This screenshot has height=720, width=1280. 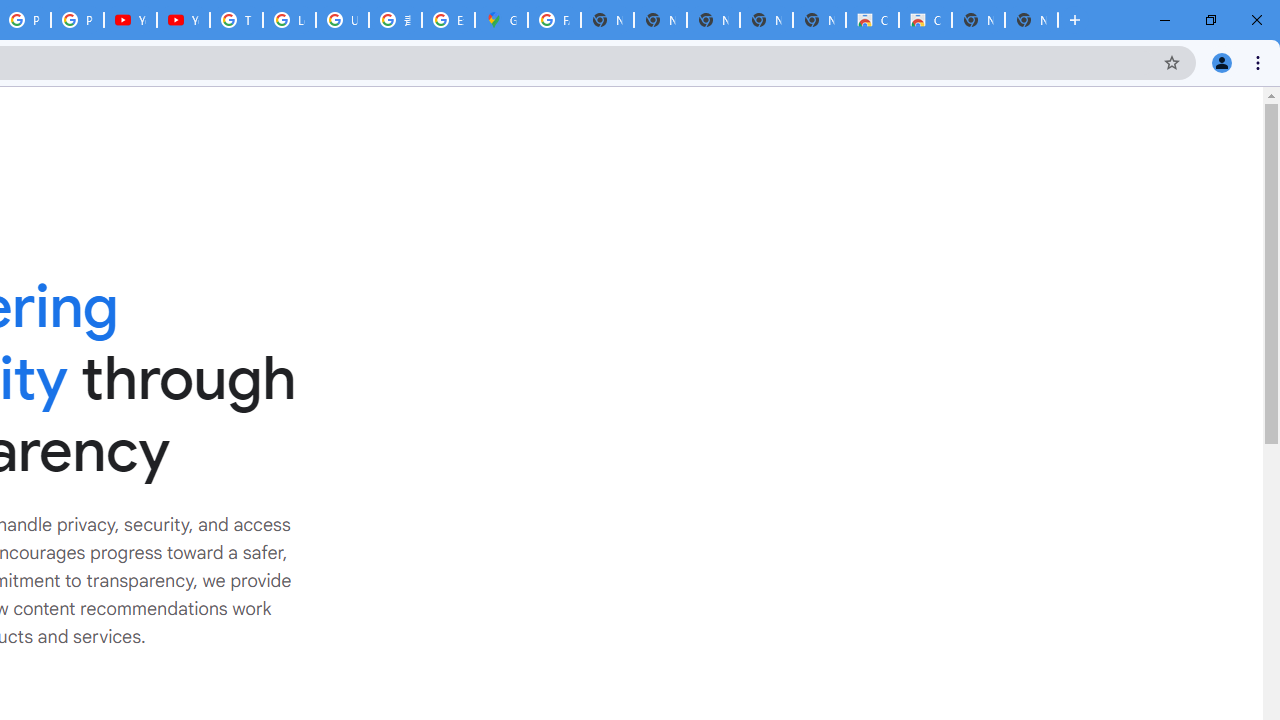 I want to click on 'Tips & tricks for Chrome - Google Chrome Help', so click(x=236, y=20).